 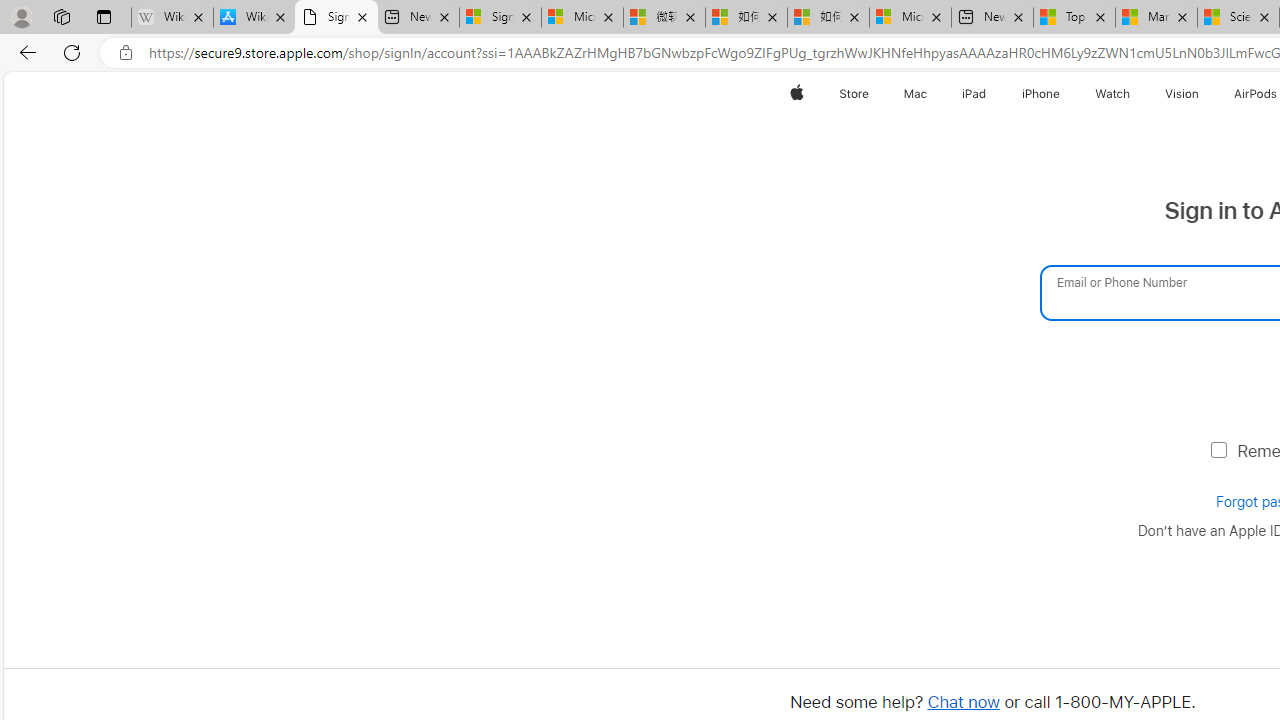 I want to click on 'iPad', so click(x=974, y=93).